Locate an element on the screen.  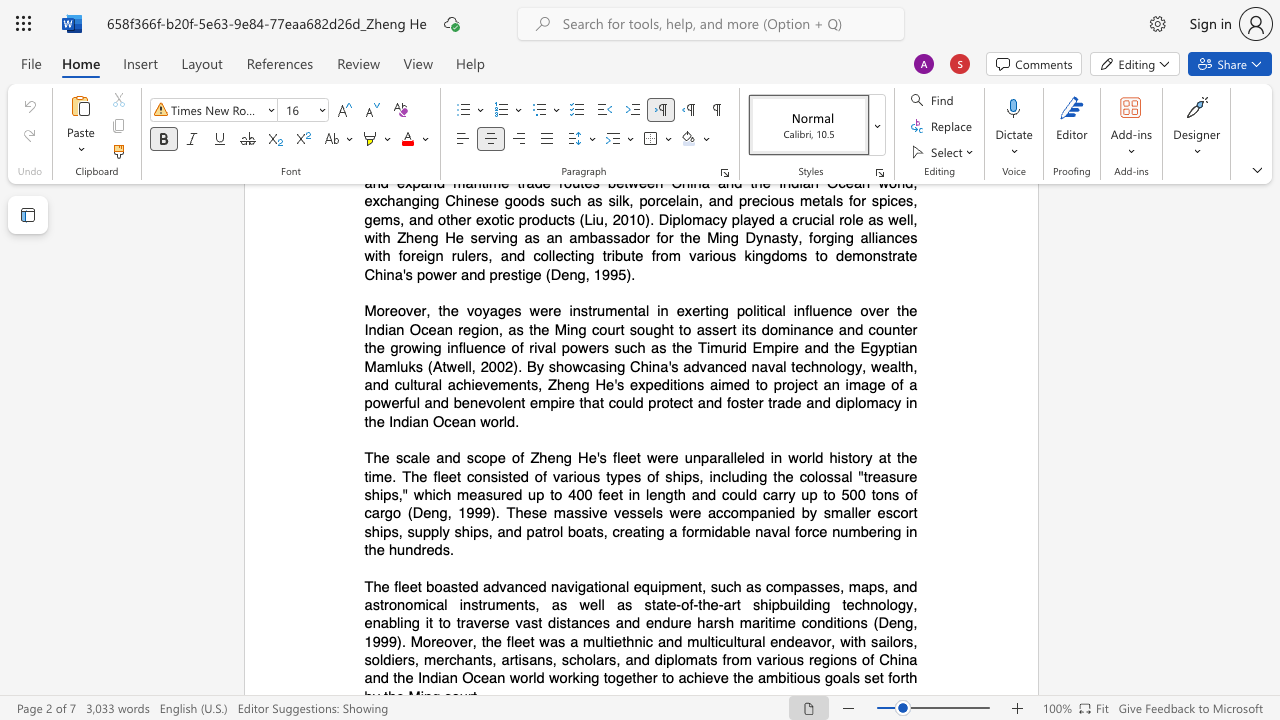
the subset text "ng He" within the text "The scale and scope of Zheng He" is located at coordinates (555, 458).